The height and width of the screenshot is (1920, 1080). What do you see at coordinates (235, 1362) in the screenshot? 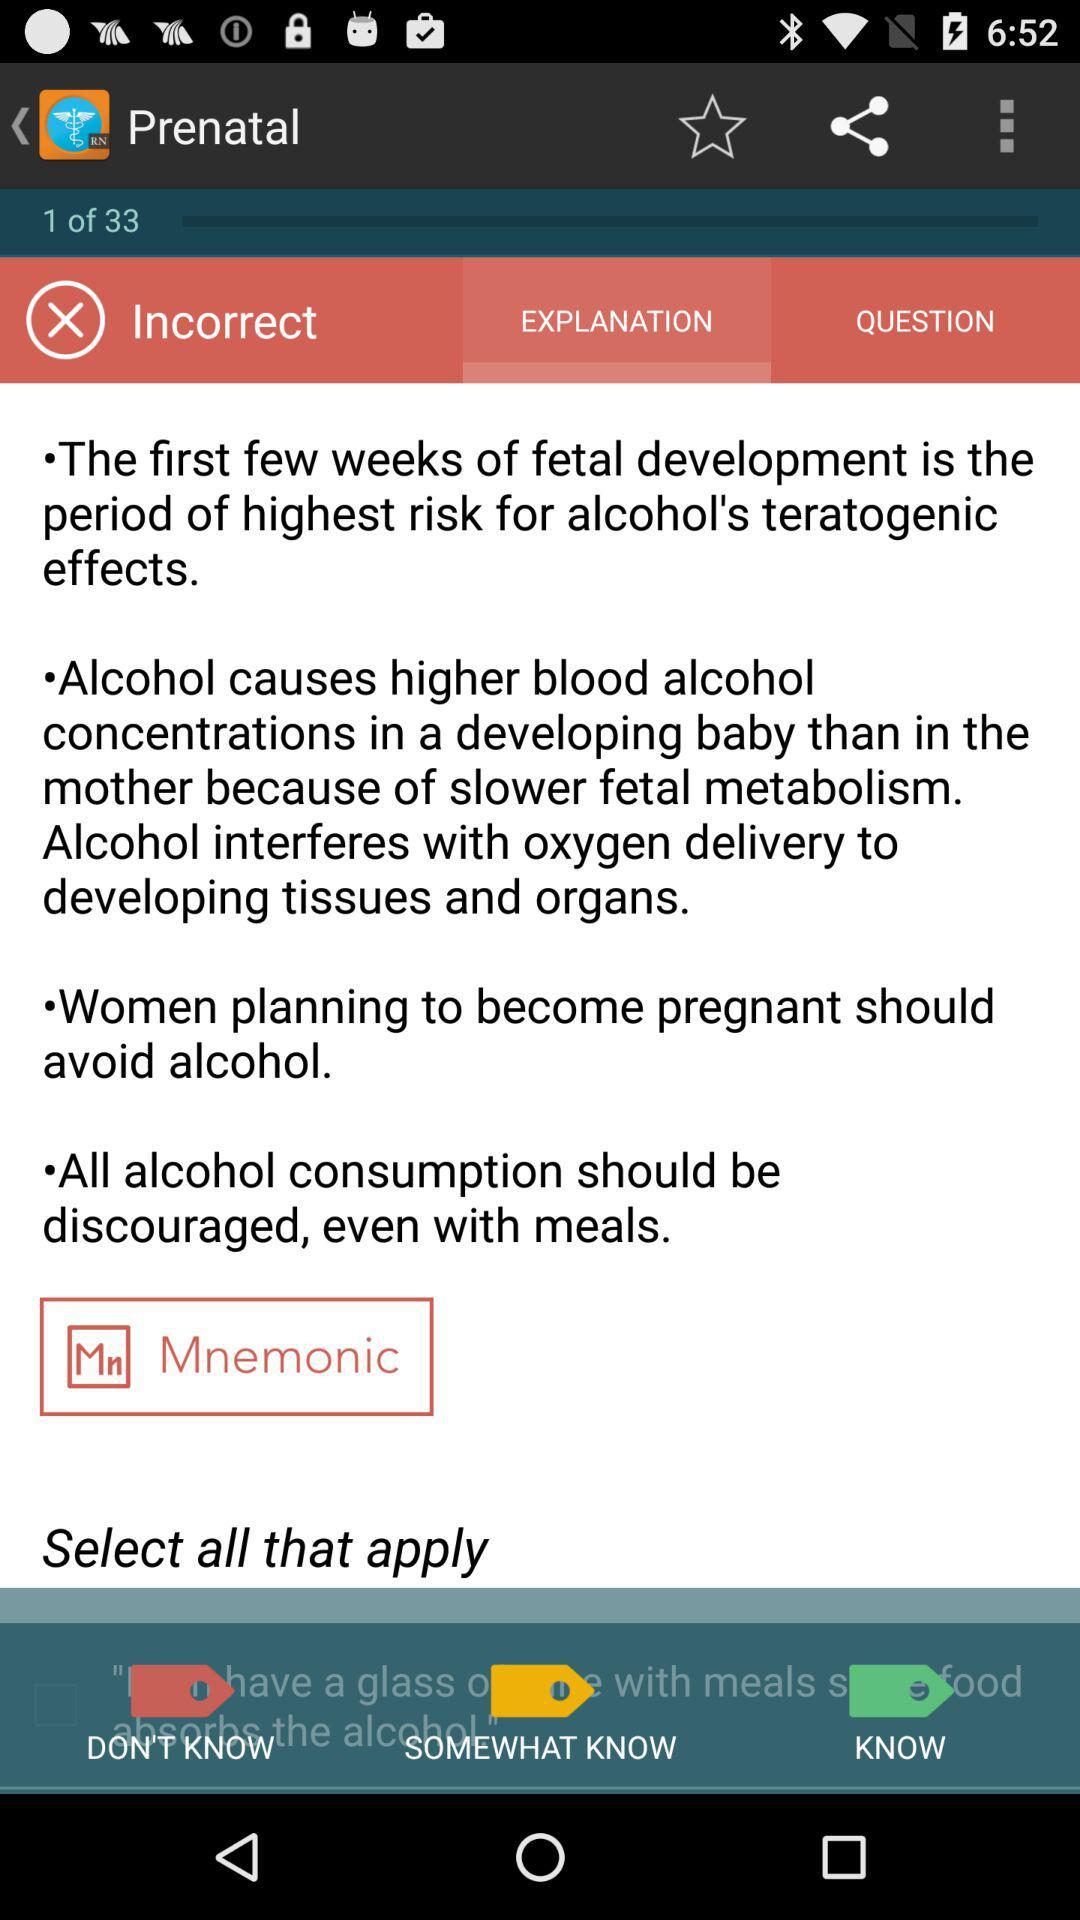
I see `app above the select all that app` at bounding box center [235, 1362].